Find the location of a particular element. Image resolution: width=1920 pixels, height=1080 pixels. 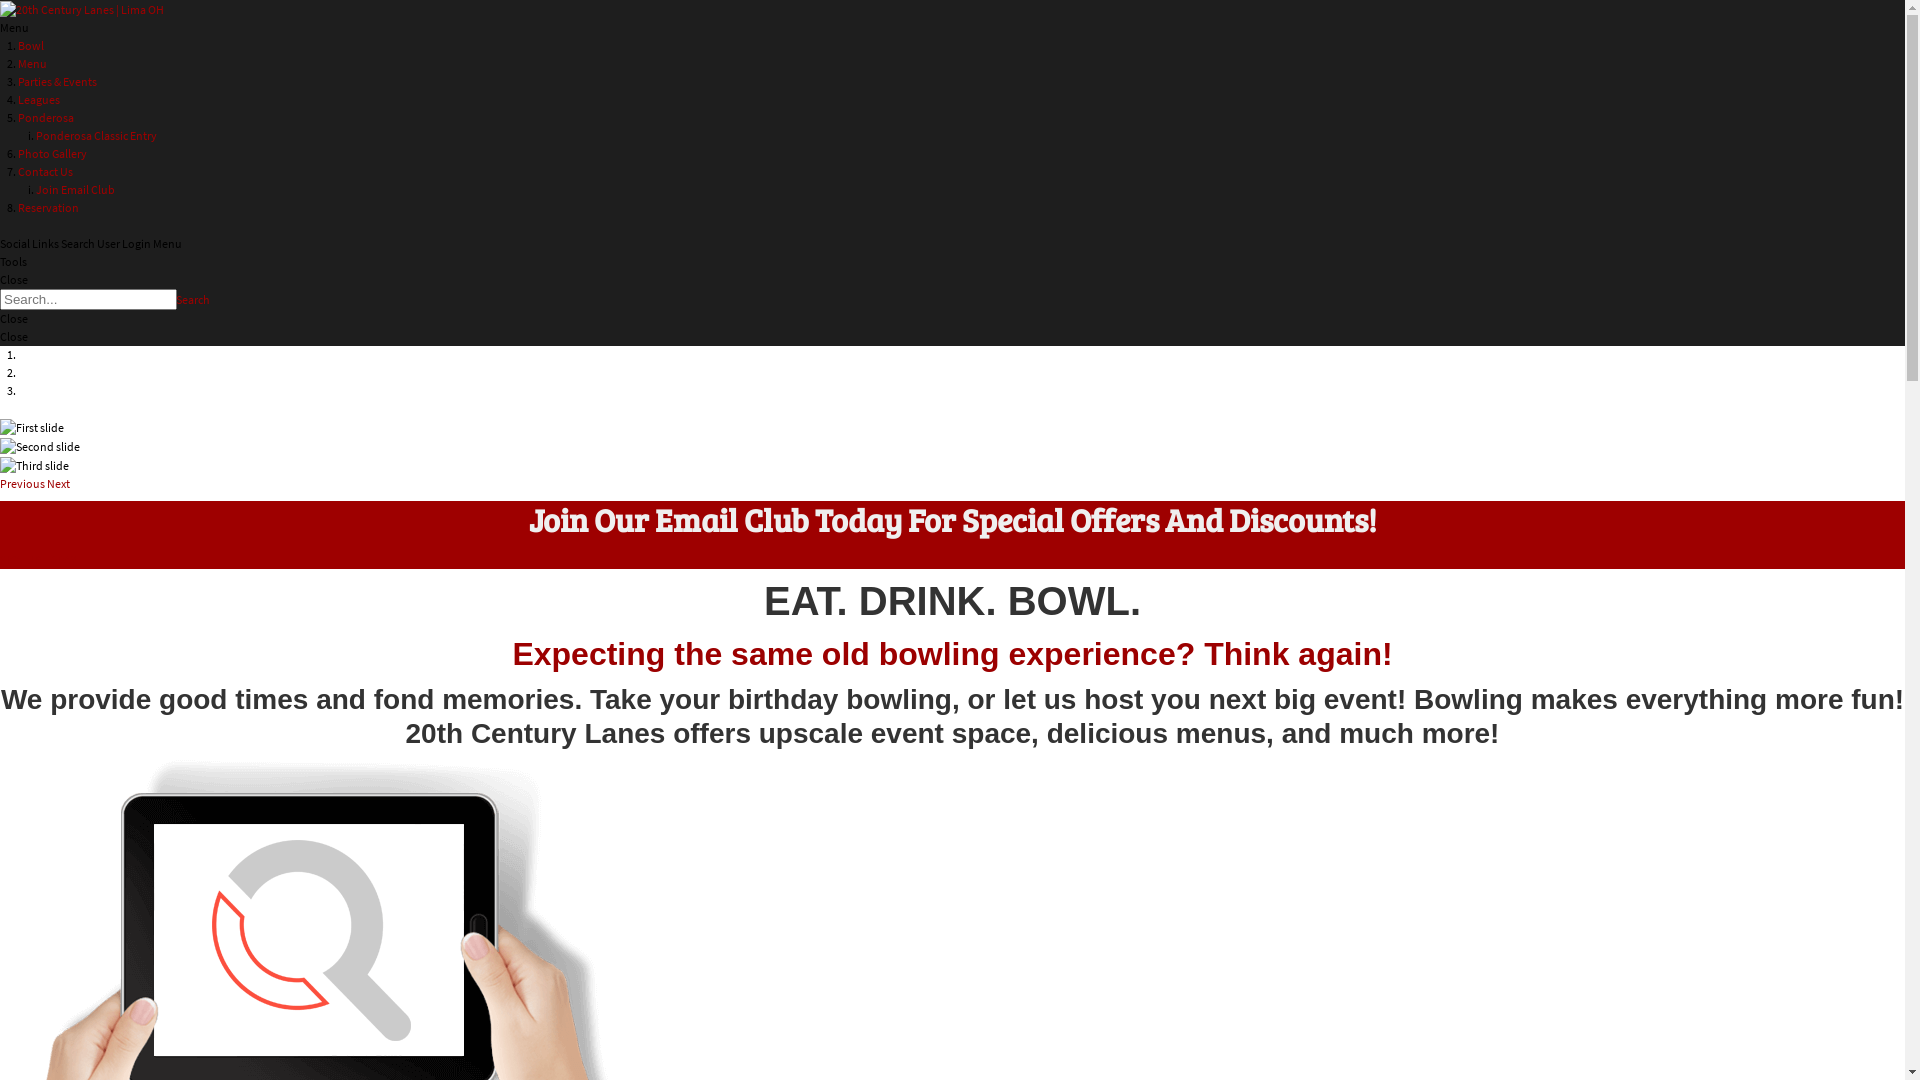

'Reservation' is located at coordinates (48, 207).